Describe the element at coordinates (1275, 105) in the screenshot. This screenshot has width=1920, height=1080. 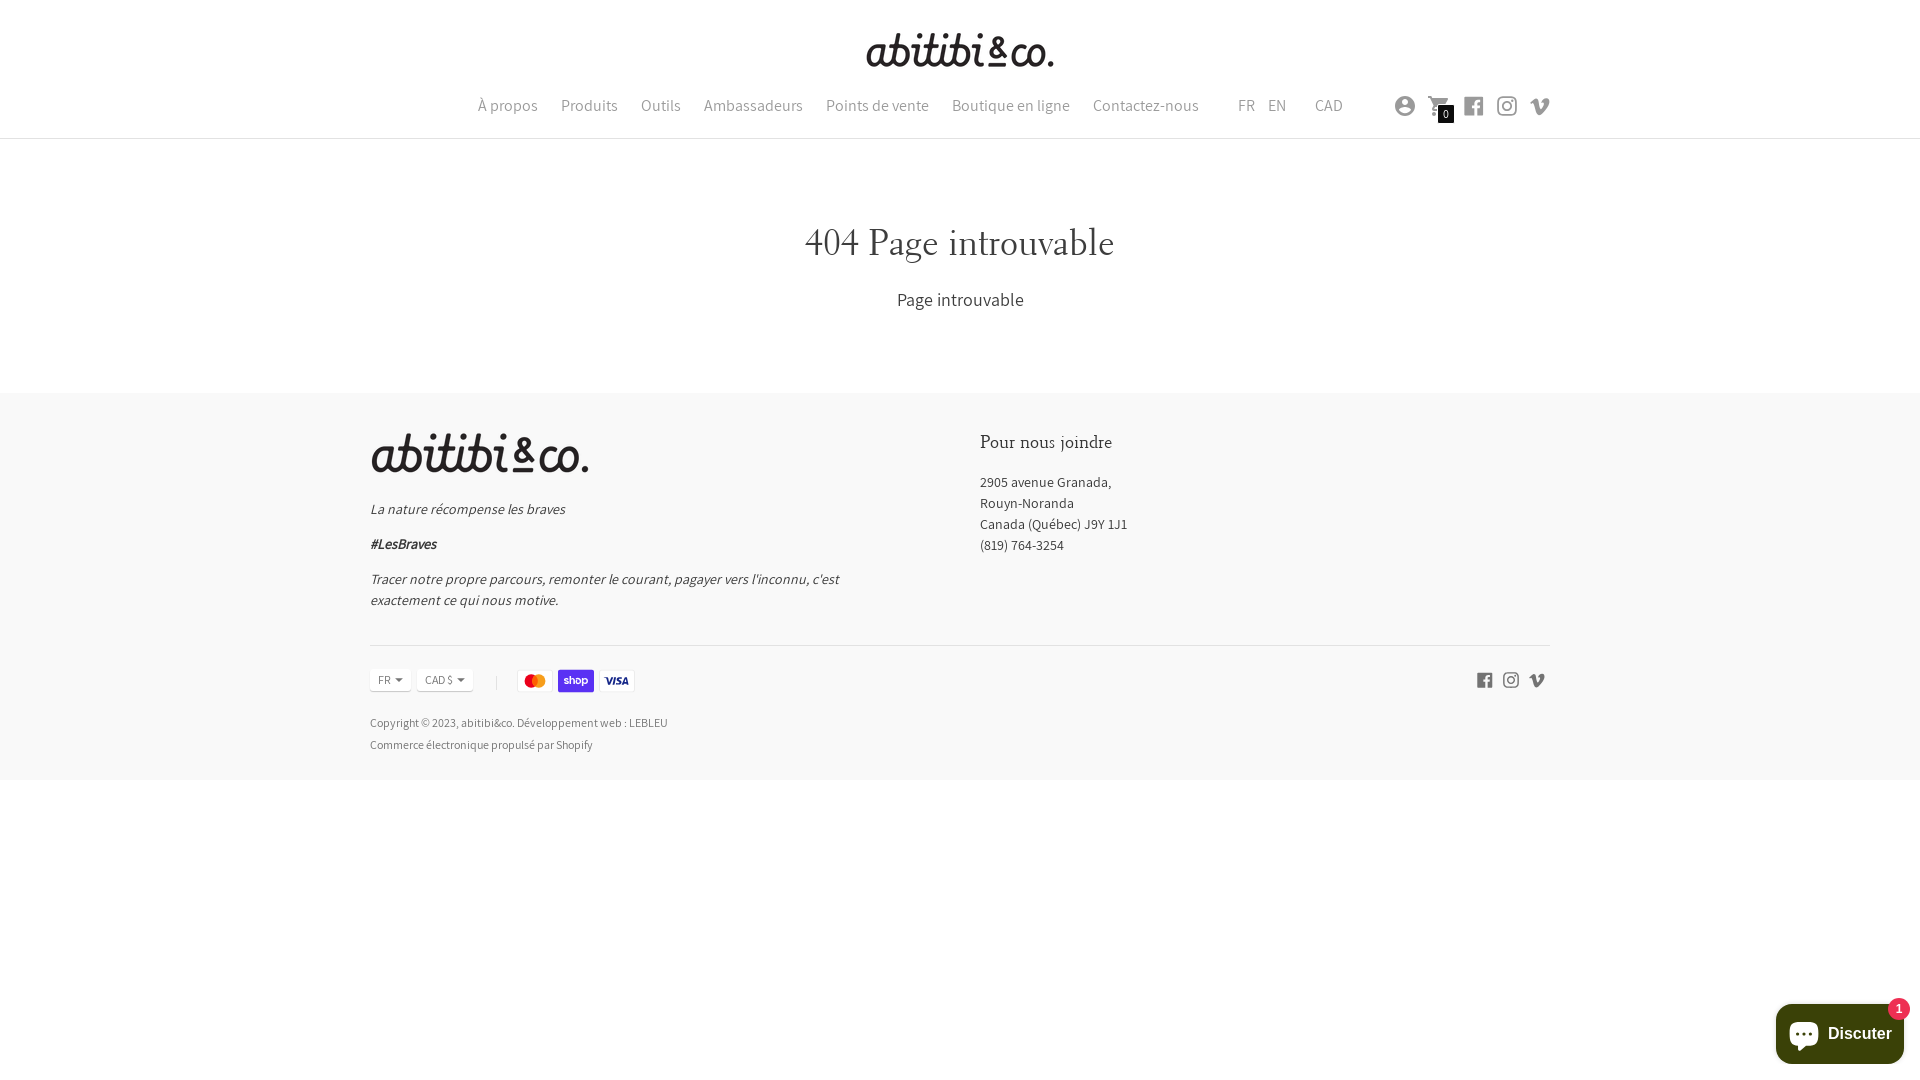
I see `'EN'` at that location.